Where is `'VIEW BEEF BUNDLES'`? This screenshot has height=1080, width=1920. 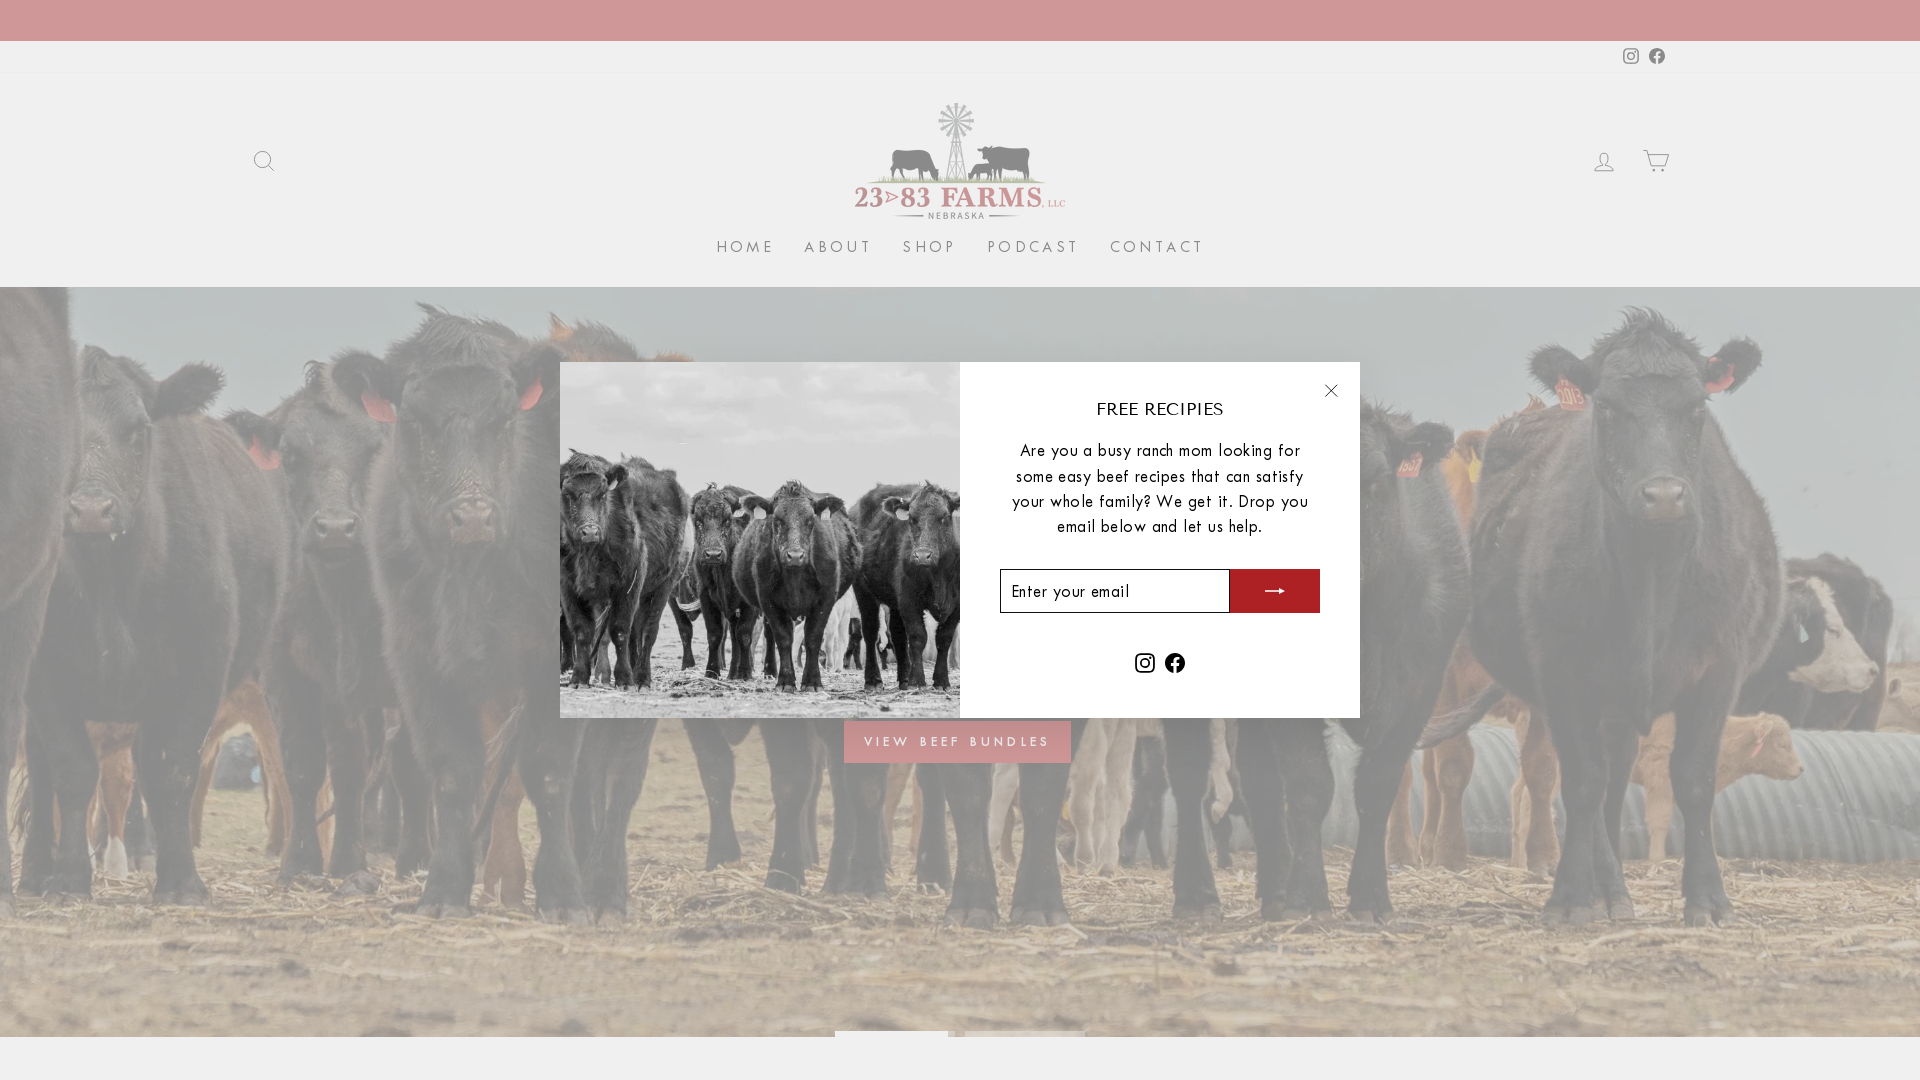 'VIEW BEEF BUNDLES' is located at coordinates (956, 741).